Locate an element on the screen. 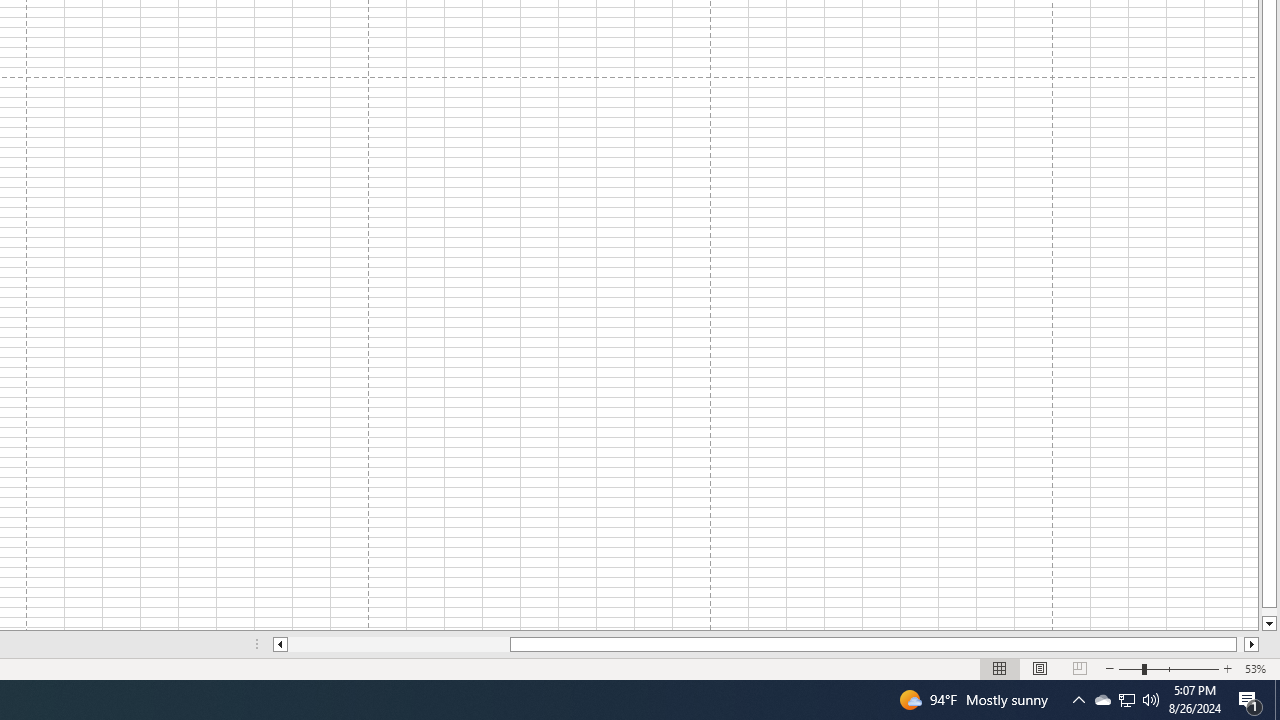  'Page right' is located at coordinates (1239, 644).